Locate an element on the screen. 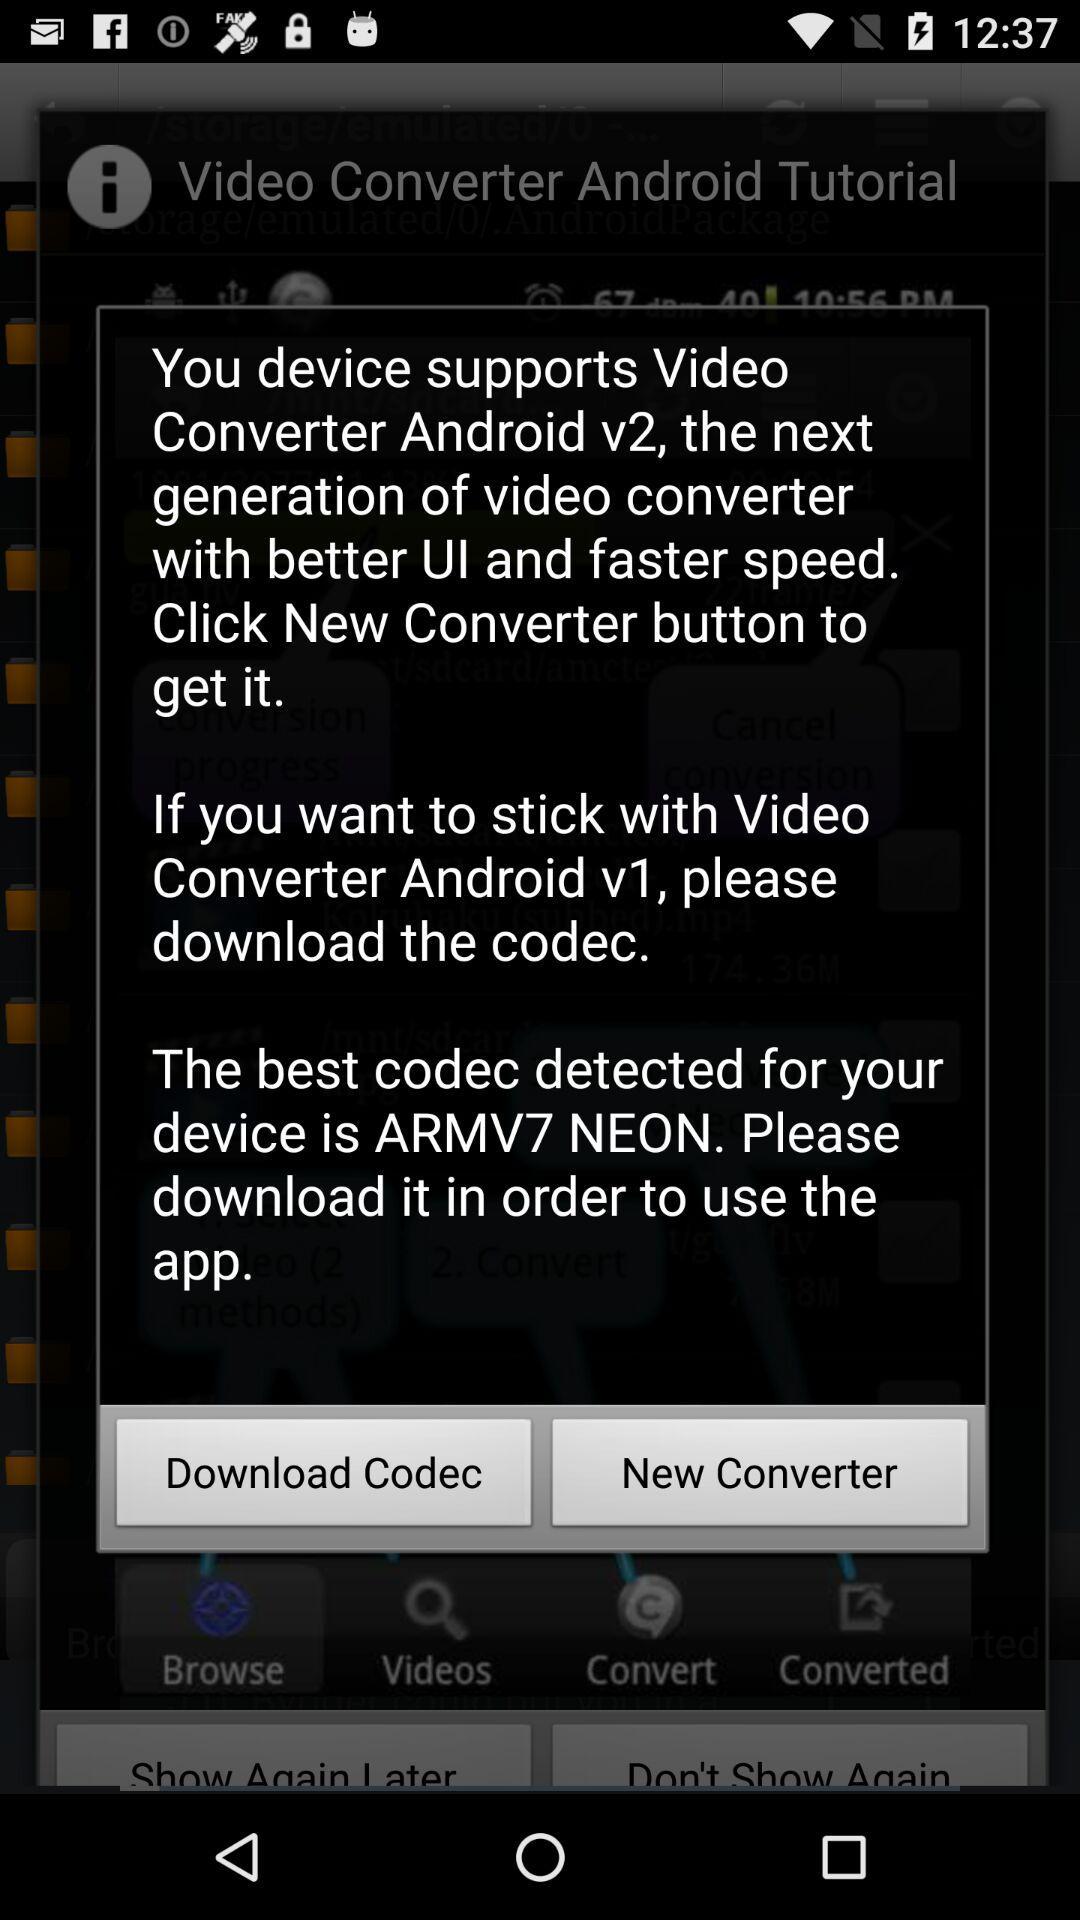  icon next to new converter button is located at coordinates (323, 1478).